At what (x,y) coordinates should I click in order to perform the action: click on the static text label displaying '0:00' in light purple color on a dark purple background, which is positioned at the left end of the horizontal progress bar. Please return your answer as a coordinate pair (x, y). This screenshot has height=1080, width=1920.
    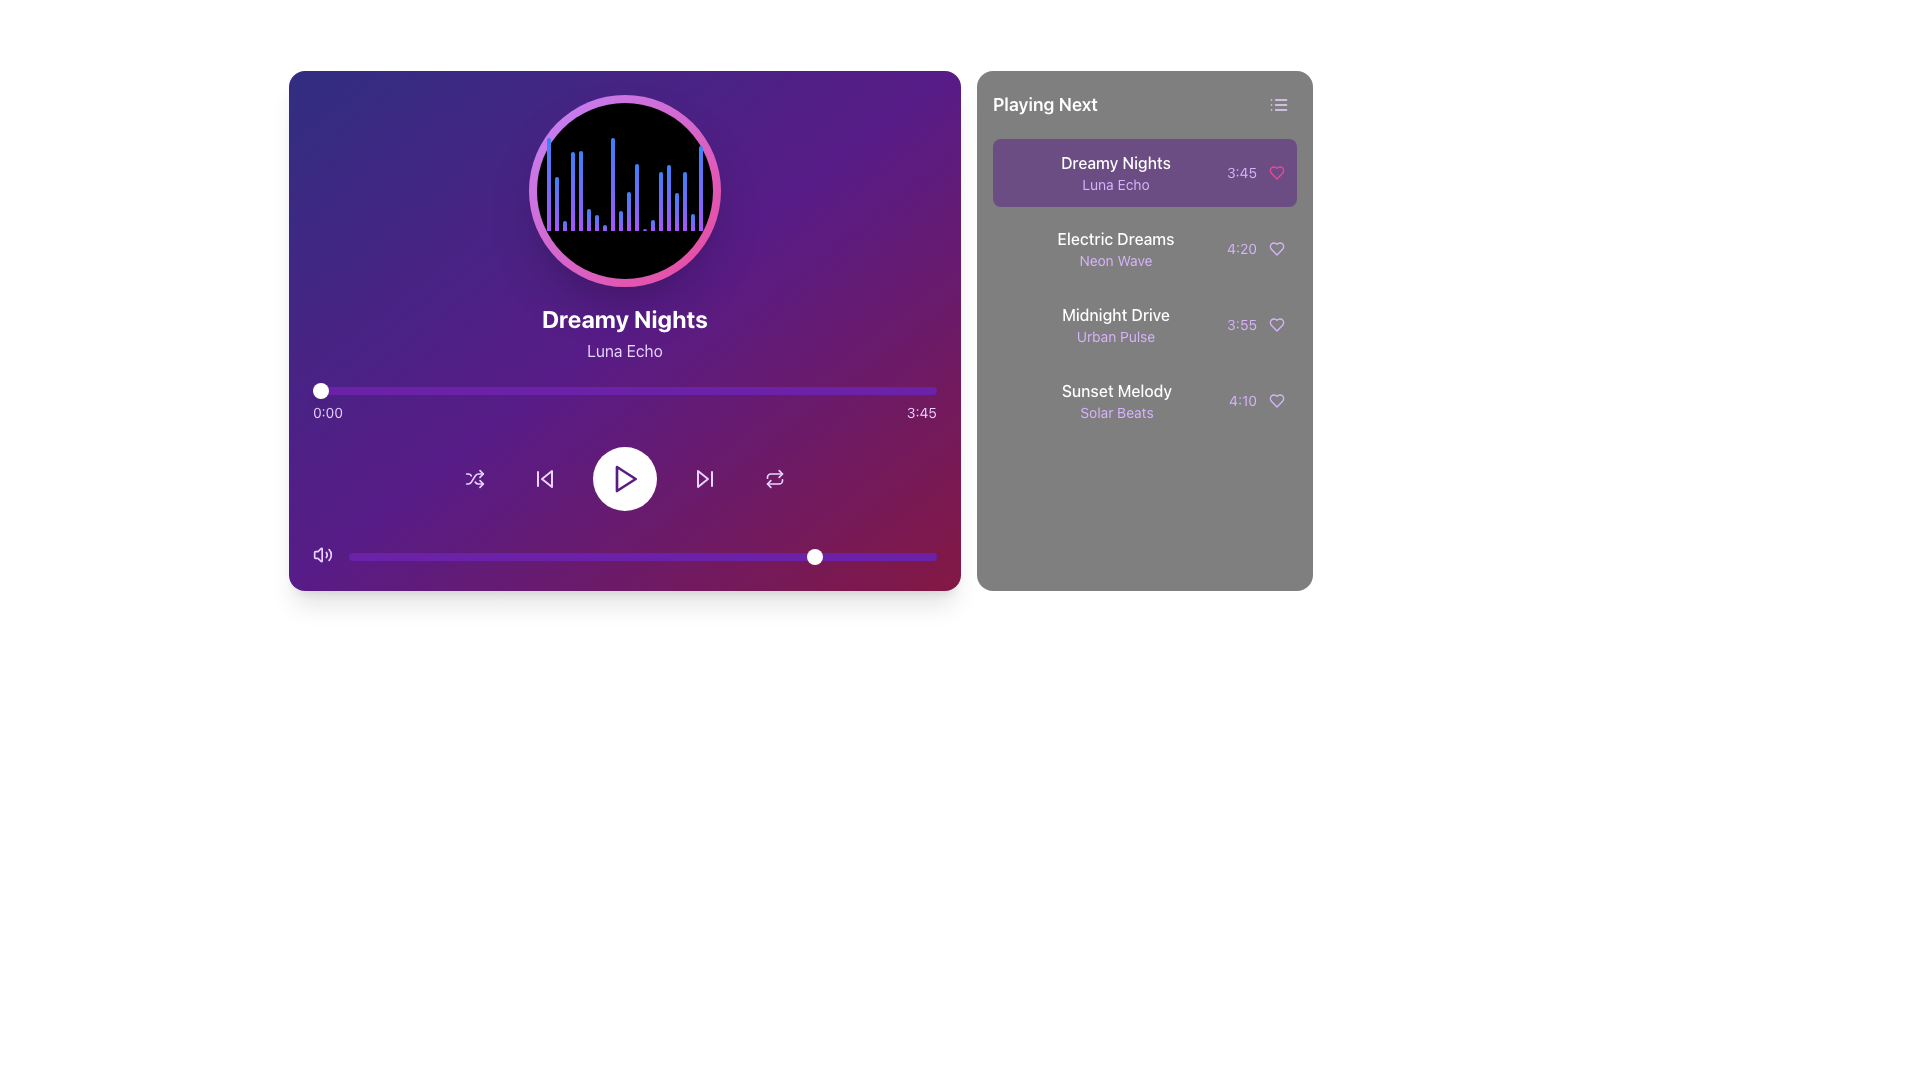
    Looking at the image, I should click on (327, 411).